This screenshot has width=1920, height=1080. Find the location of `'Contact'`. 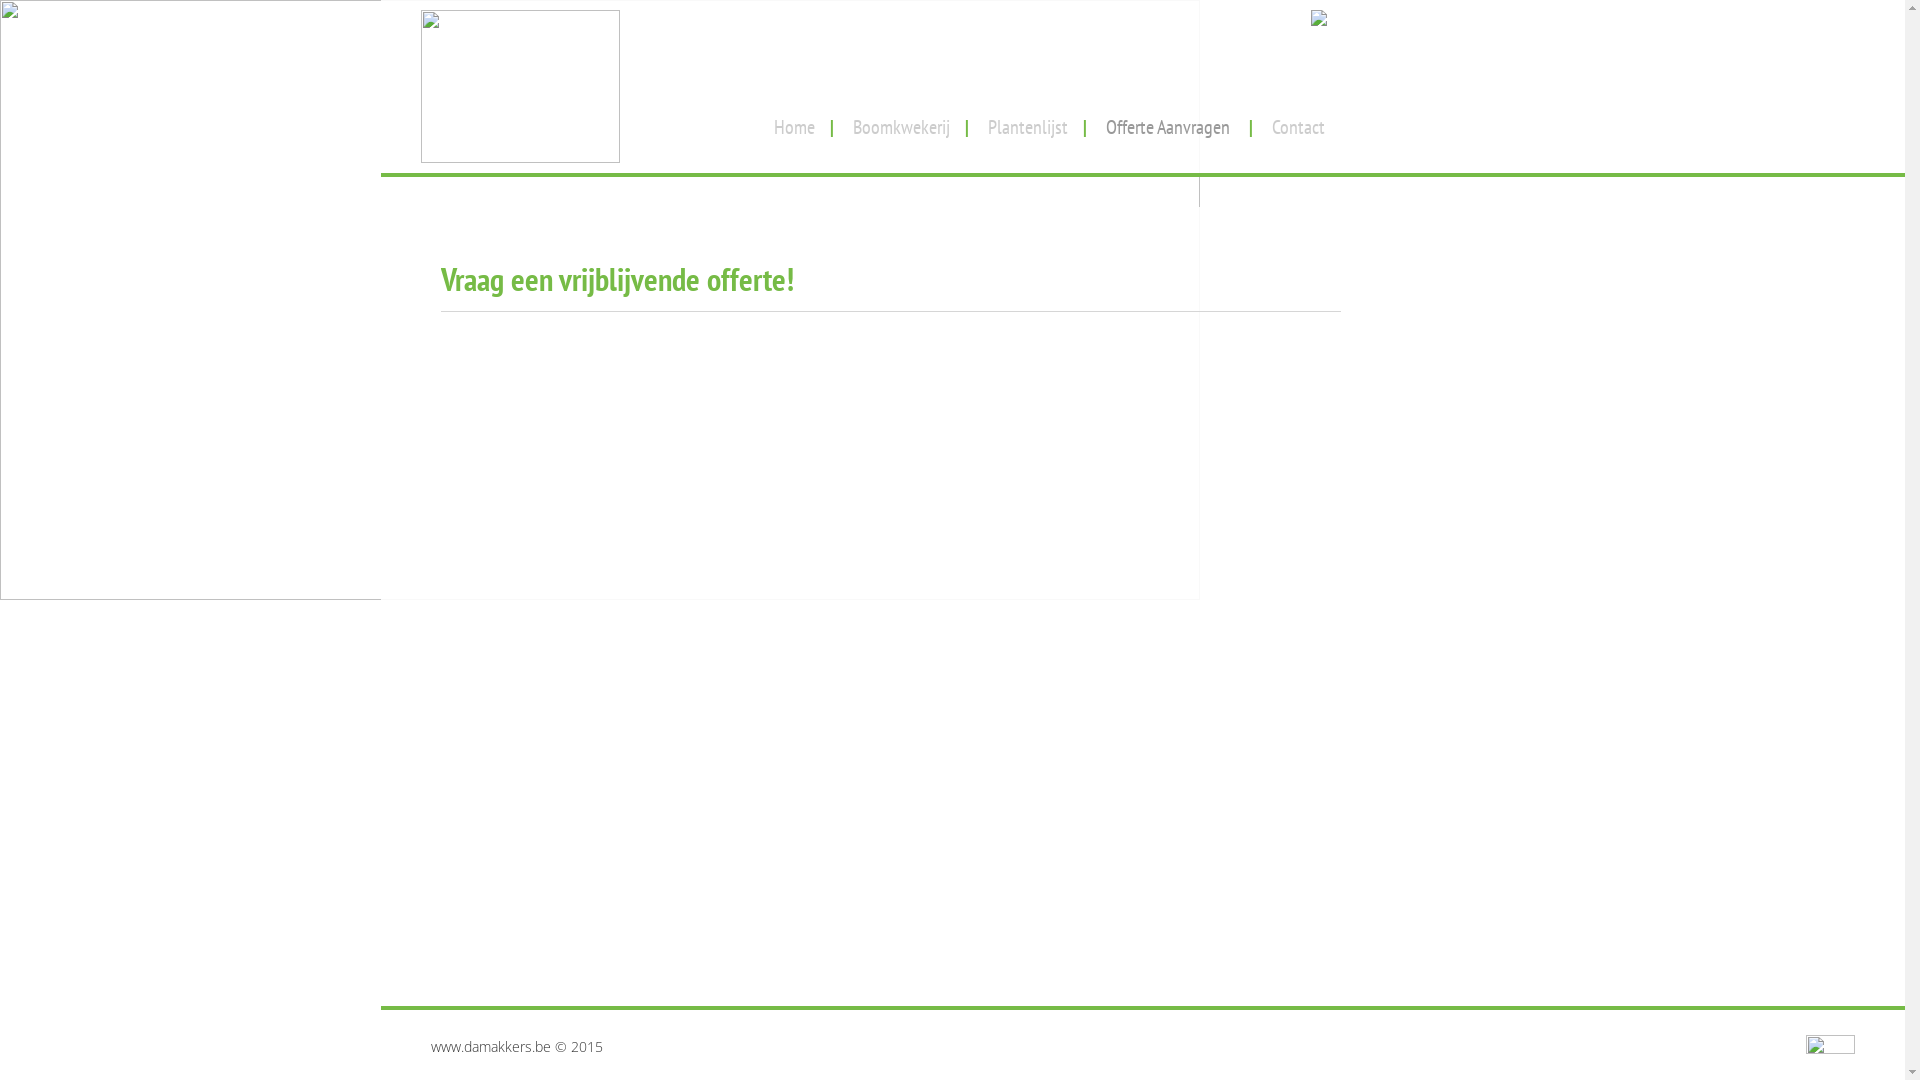

'Contact' is located at coordinates (1298, 119).